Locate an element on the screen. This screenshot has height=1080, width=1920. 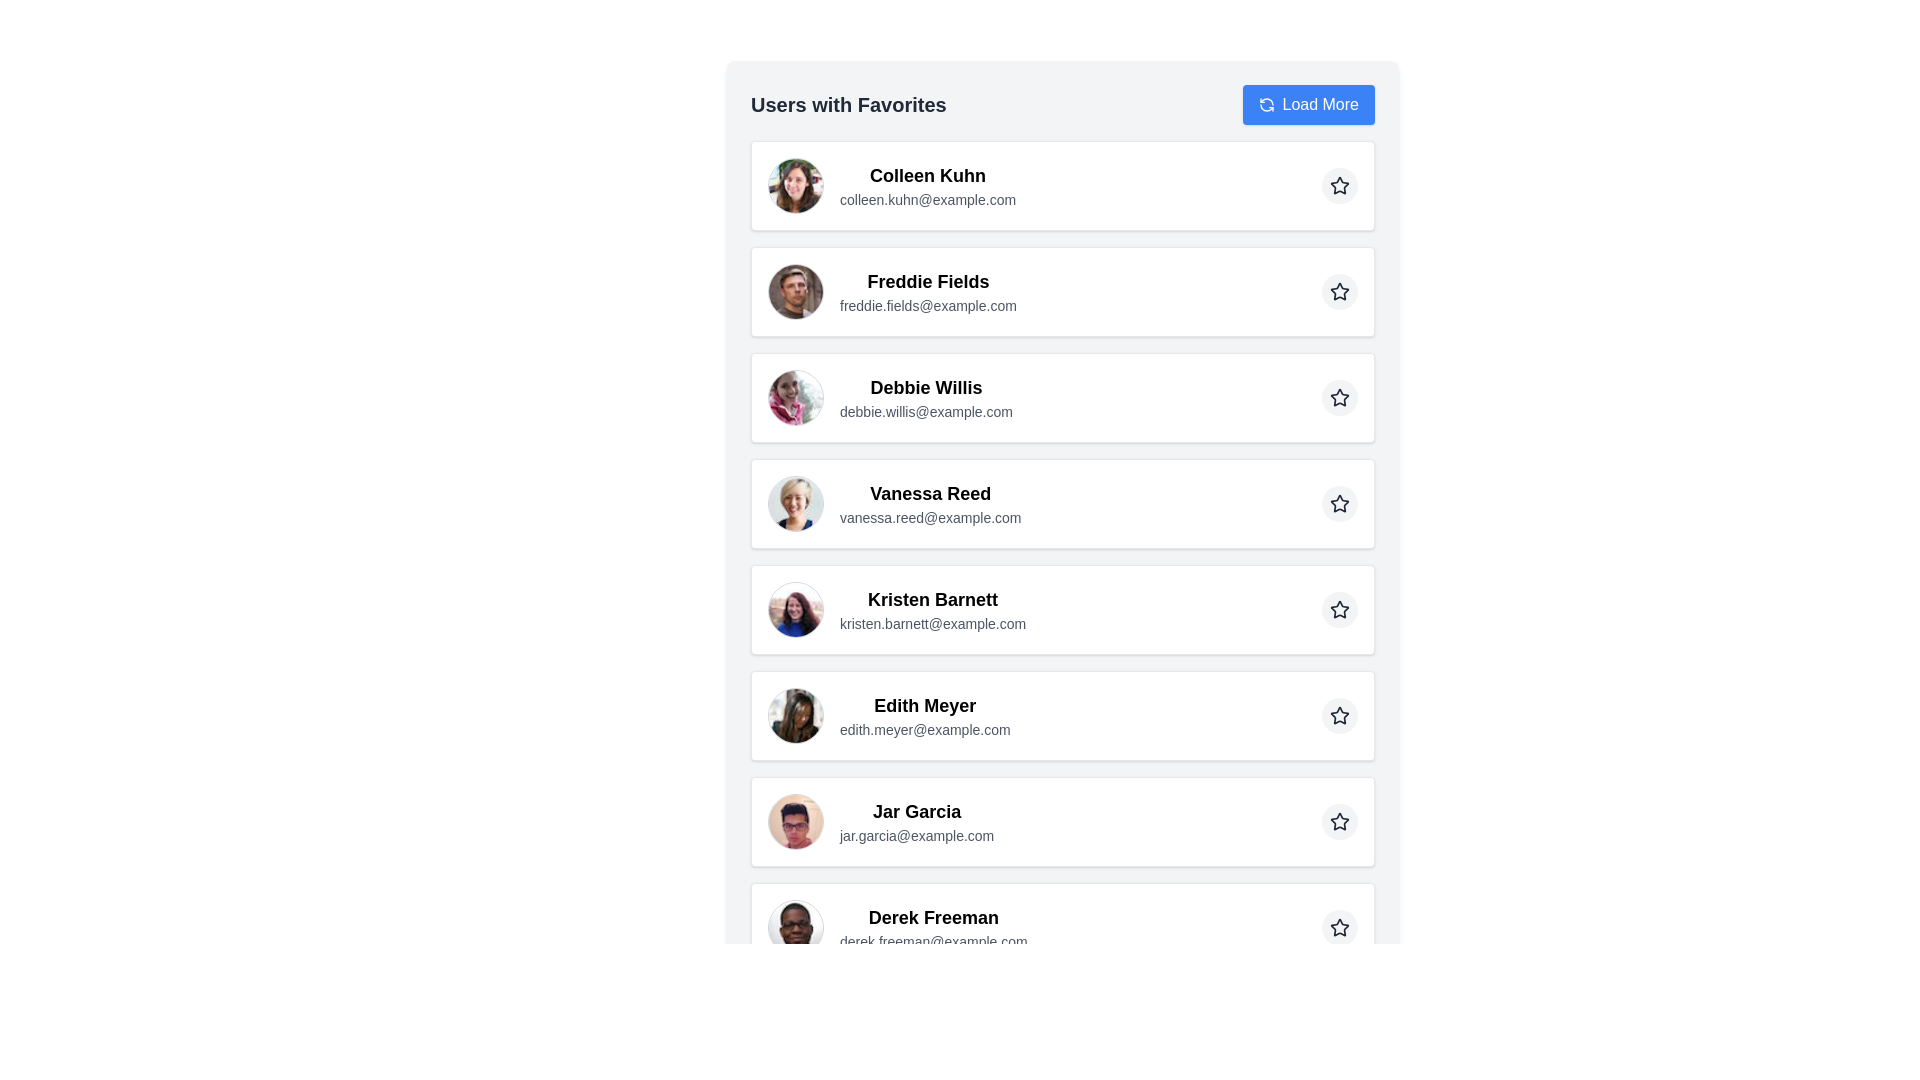
the user avatar image located to the left of the name 'Colleen Kuhn' is located at coordinates (795, 185).